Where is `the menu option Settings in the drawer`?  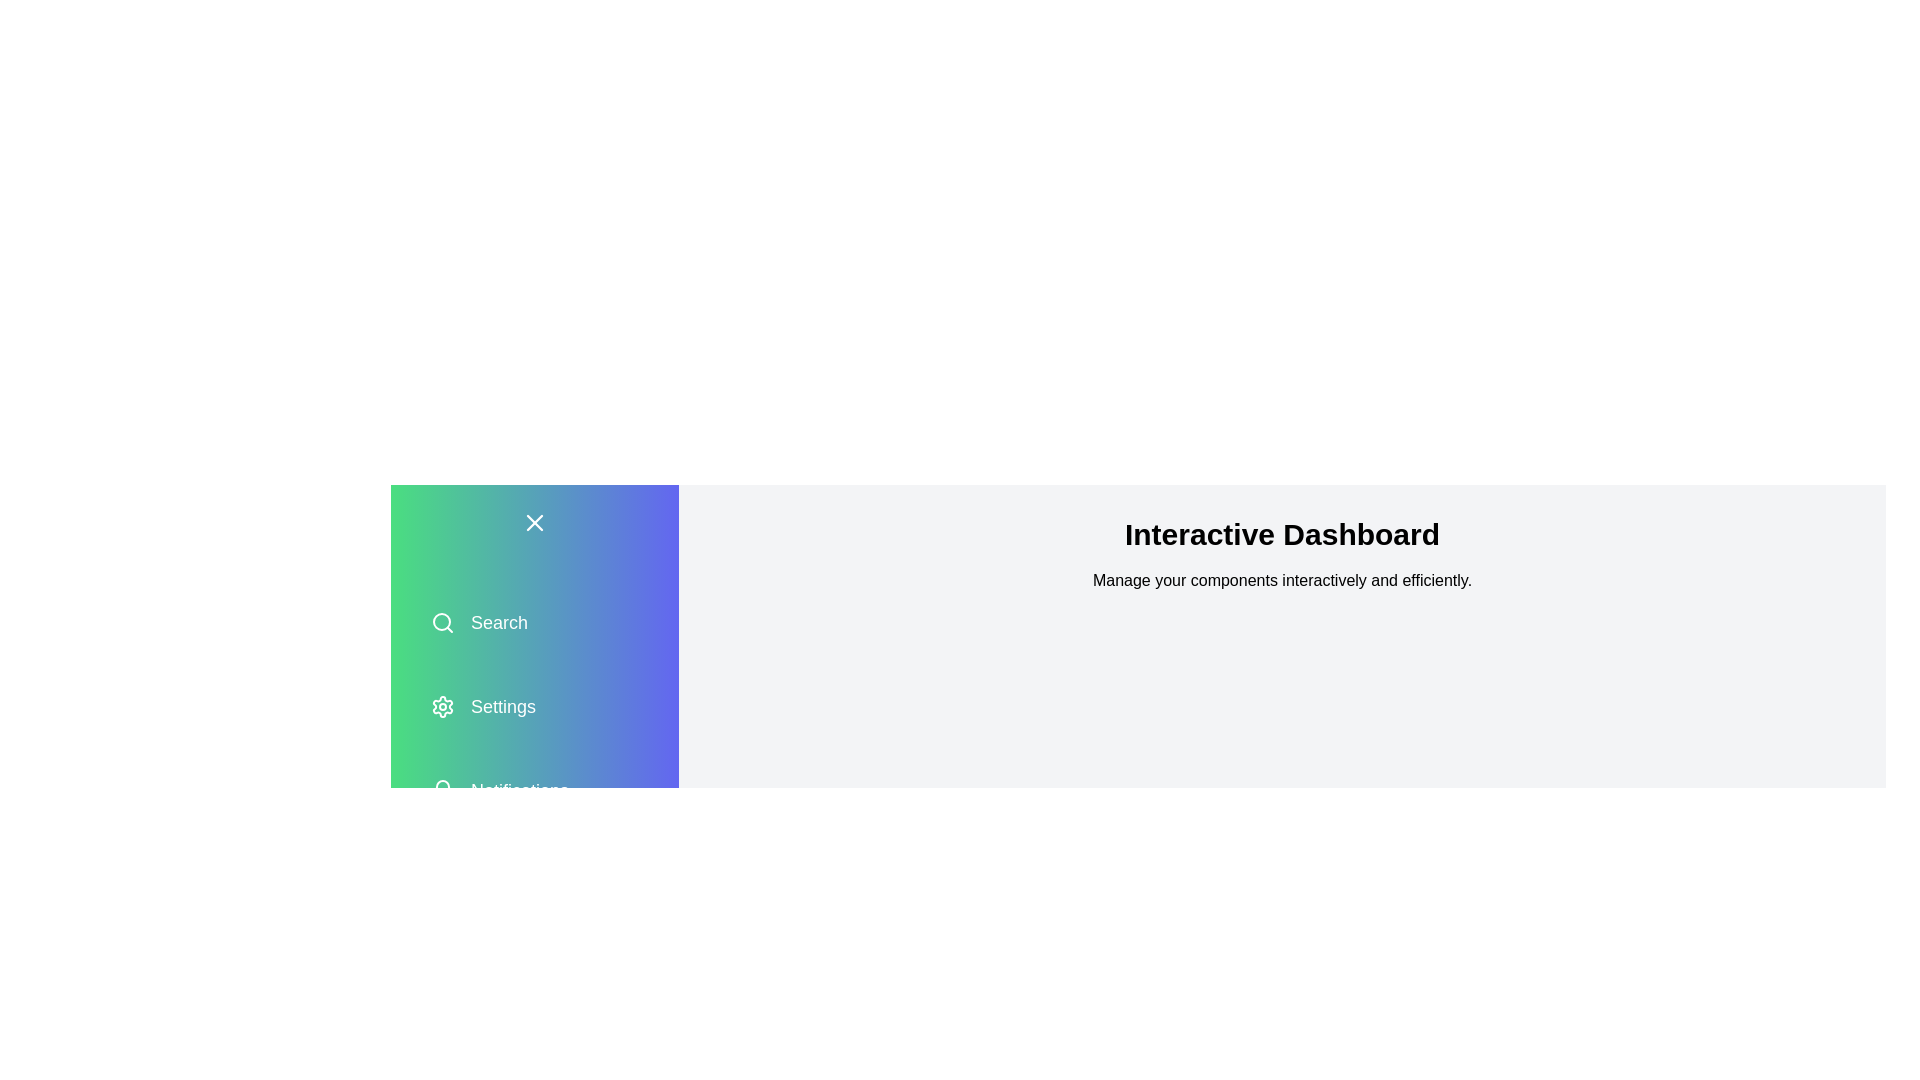
the menu option Settings in the drawer is located at coordinates (534, 705).